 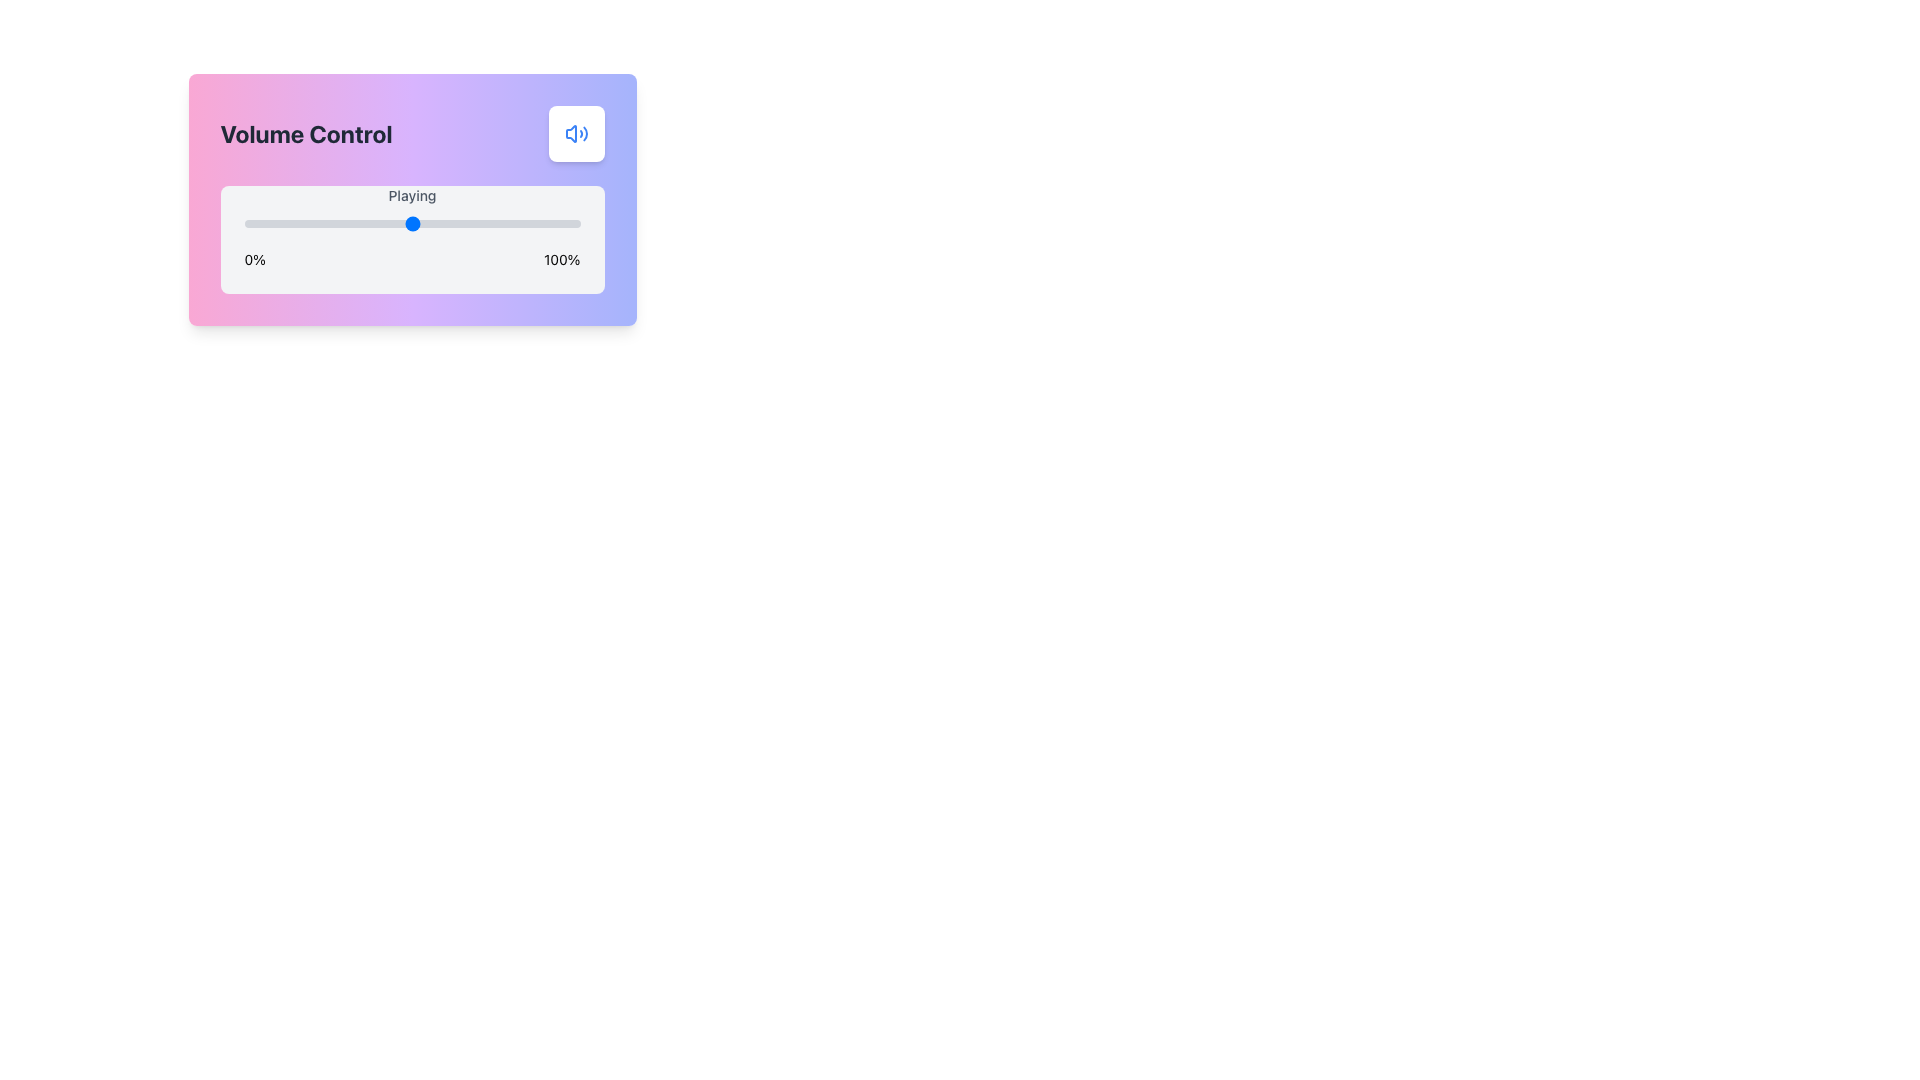 I want to click on the static text label displaying '0%' located to the left of the slider component, indicating the minimum value of the slider, so click(x=254, y=258).